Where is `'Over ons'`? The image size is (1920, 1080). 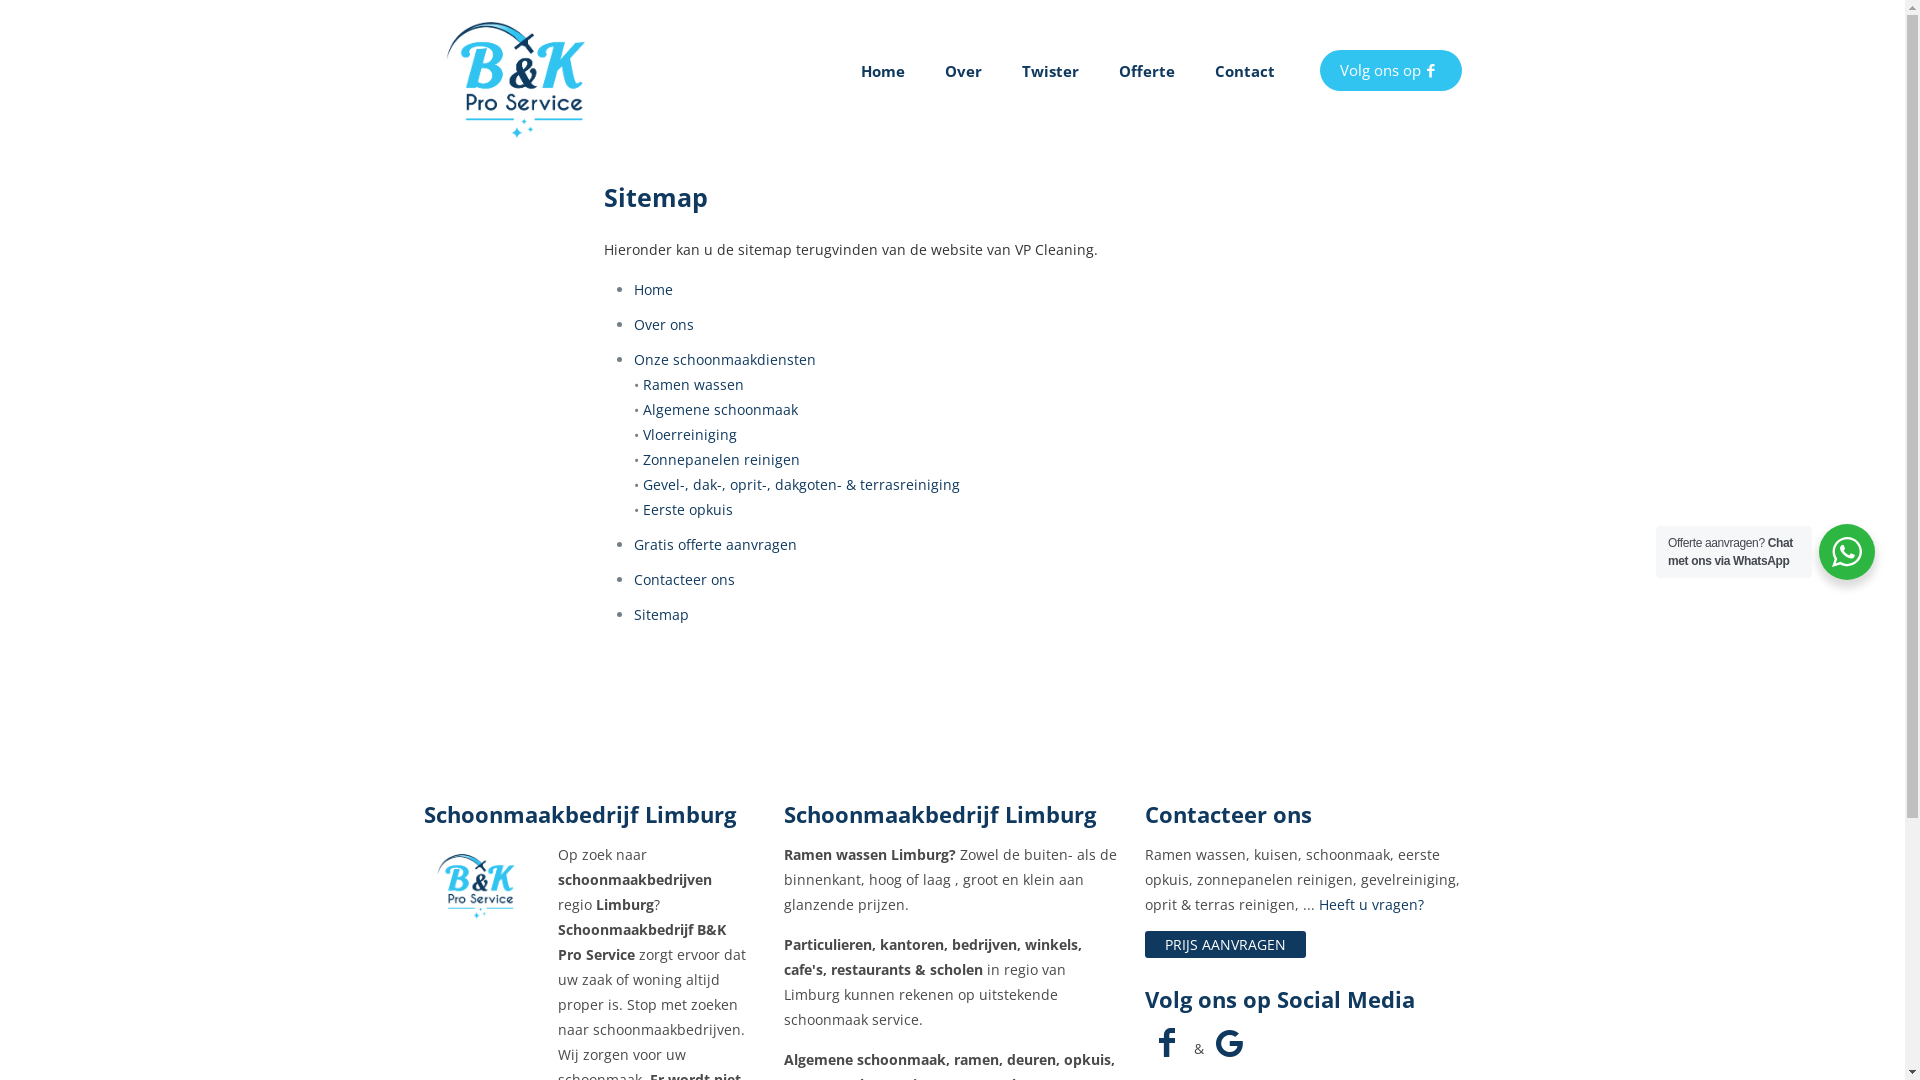
'Over ons' is located at coordinates (663, 323).